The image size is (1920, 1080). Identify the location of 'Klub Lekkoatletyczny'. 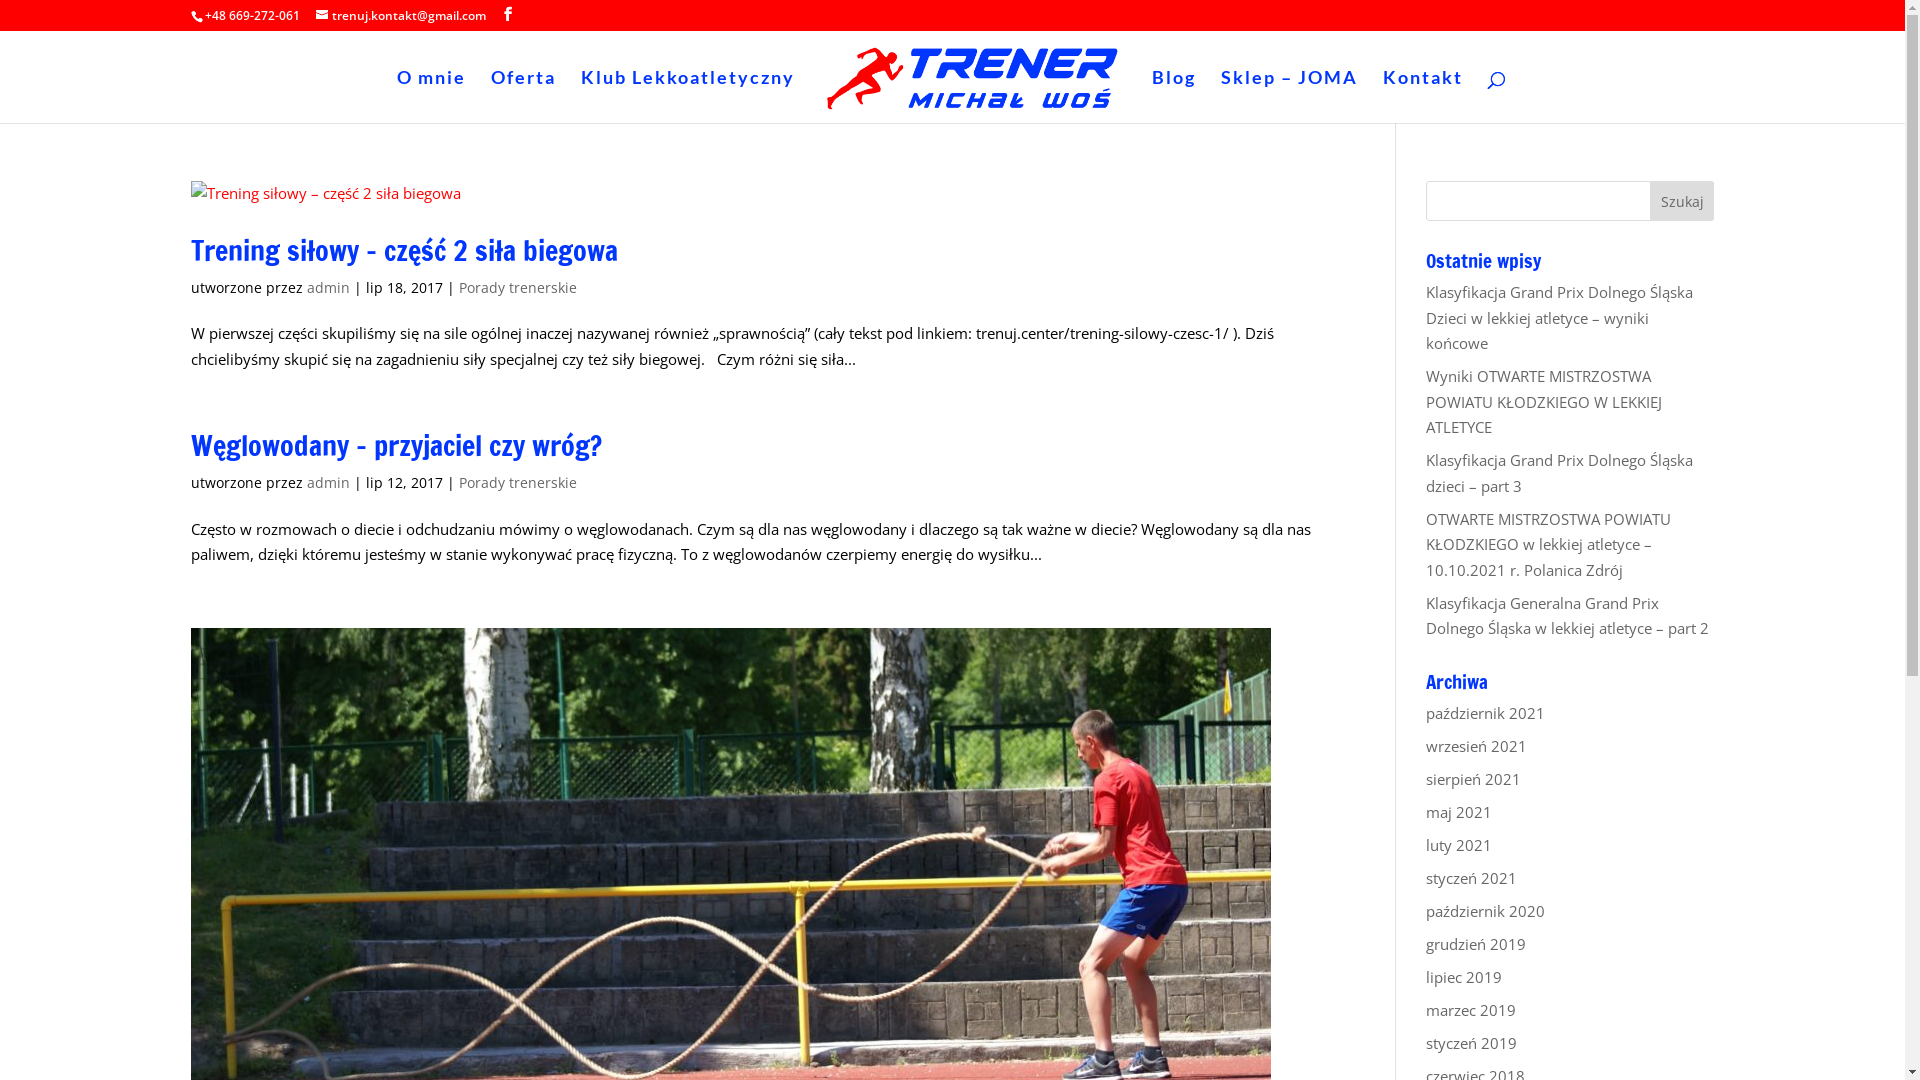
(687, 96).